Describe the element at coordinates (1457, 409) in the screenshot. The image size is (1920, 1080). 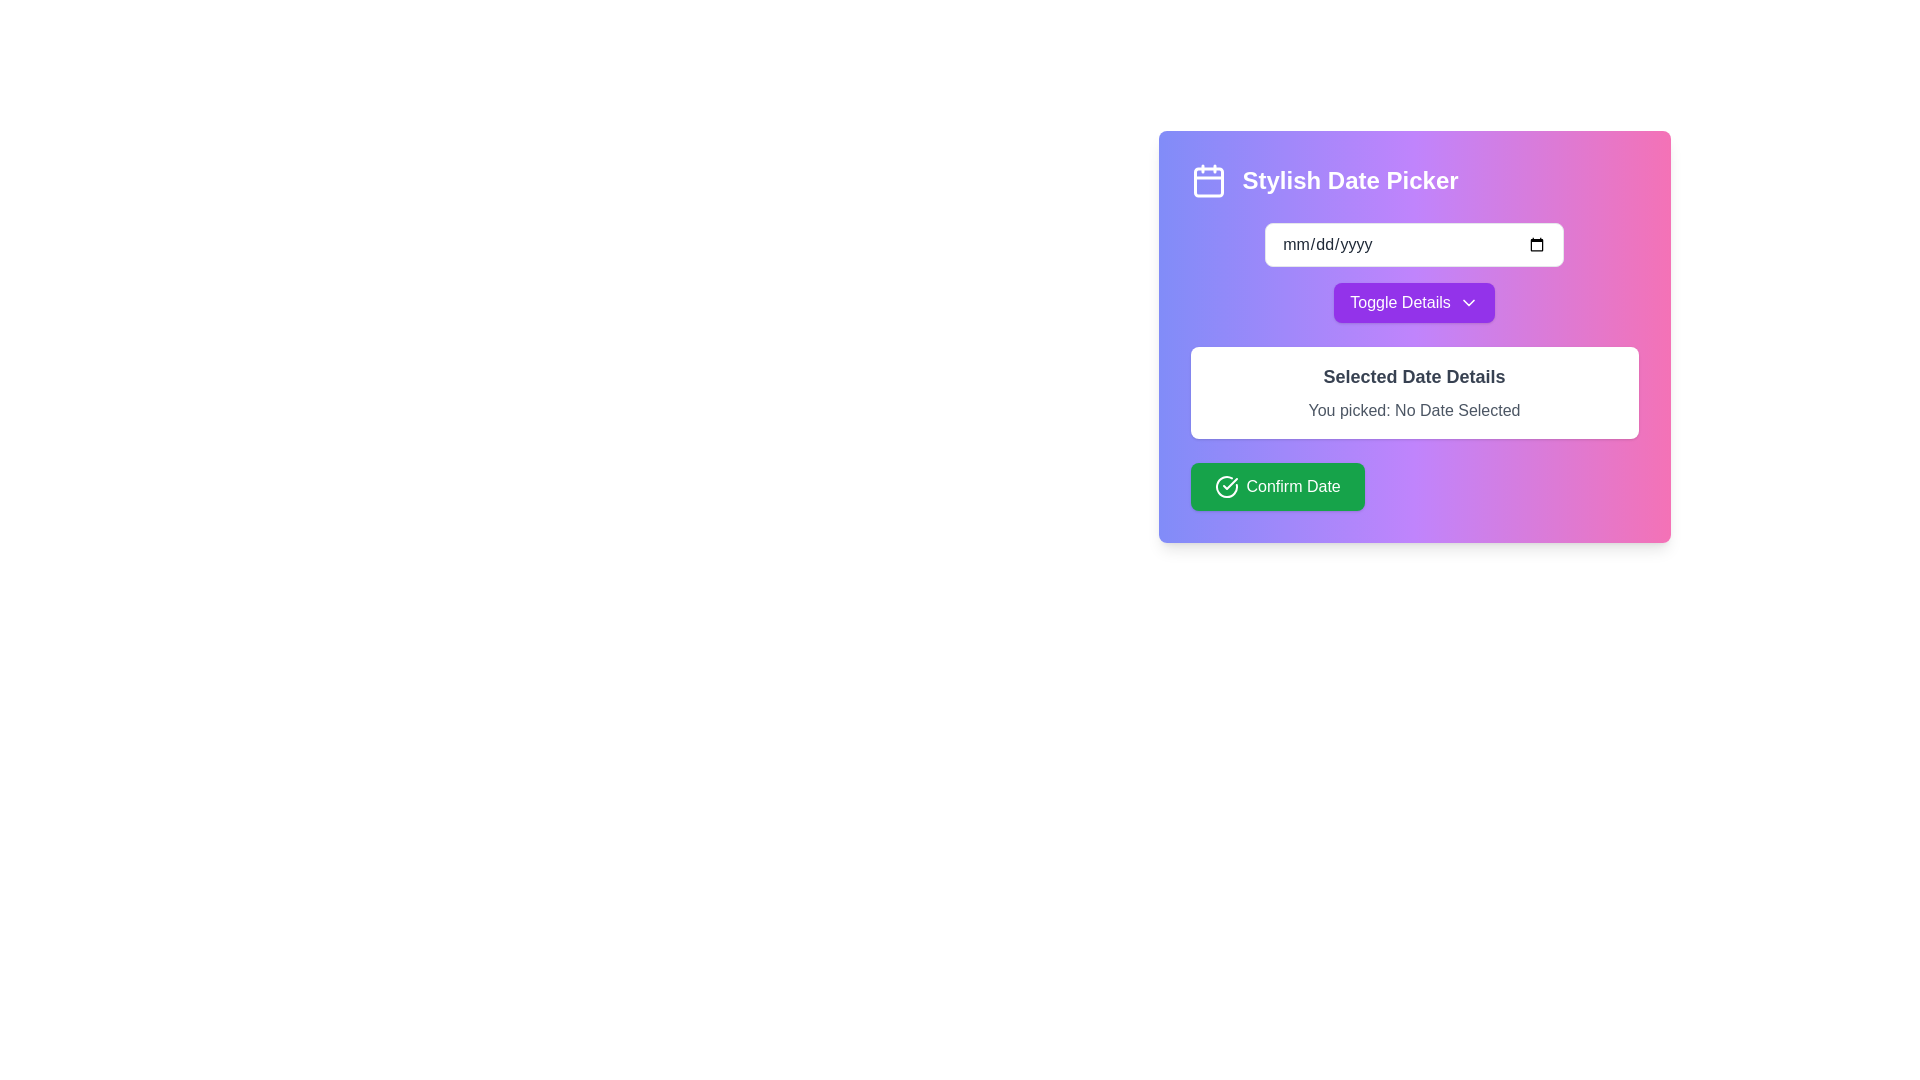
I see `the text label displaying 'No Date Selected', which is styled in muted gray and positioned immediately to the right of 'You picked:' in the date picker interface` at that location.